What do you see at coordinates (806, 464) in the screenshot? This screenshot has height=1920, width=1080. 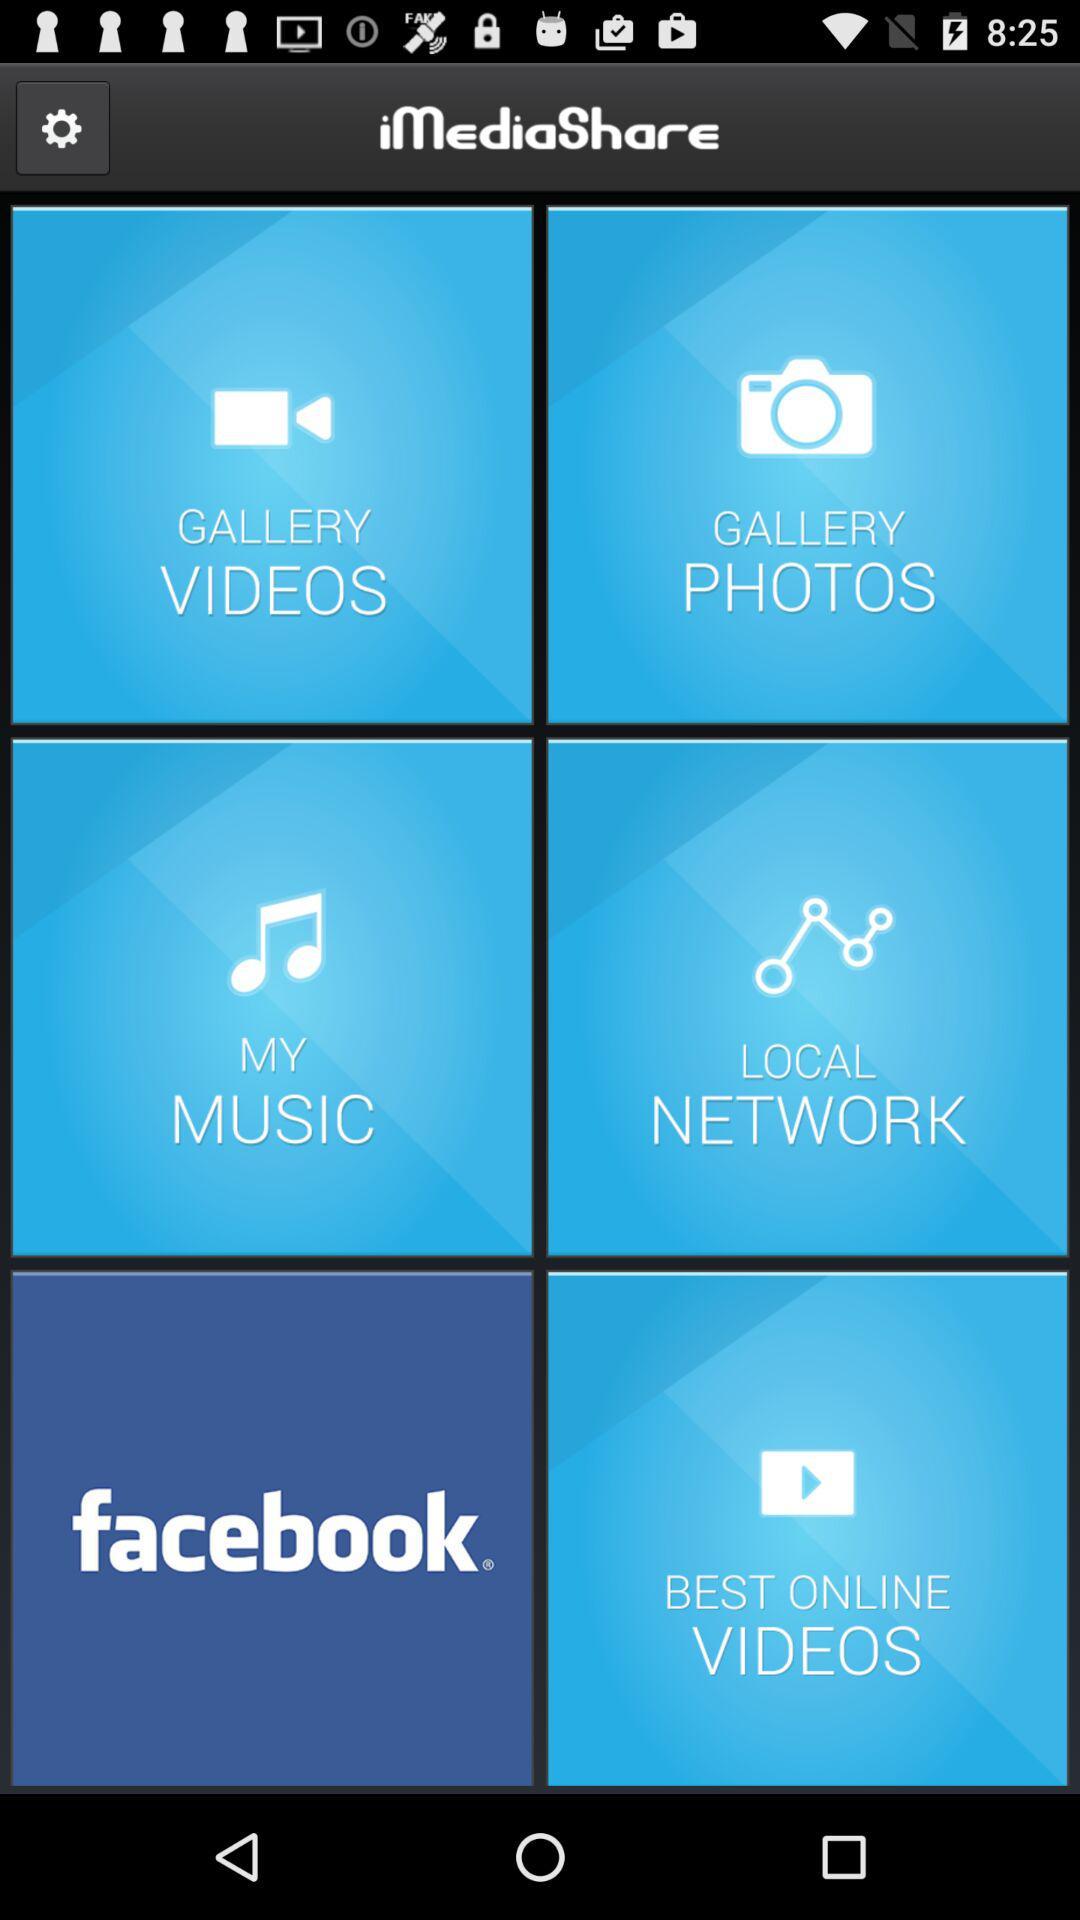 I see `photo gallery` at bounding box center [806, 464].